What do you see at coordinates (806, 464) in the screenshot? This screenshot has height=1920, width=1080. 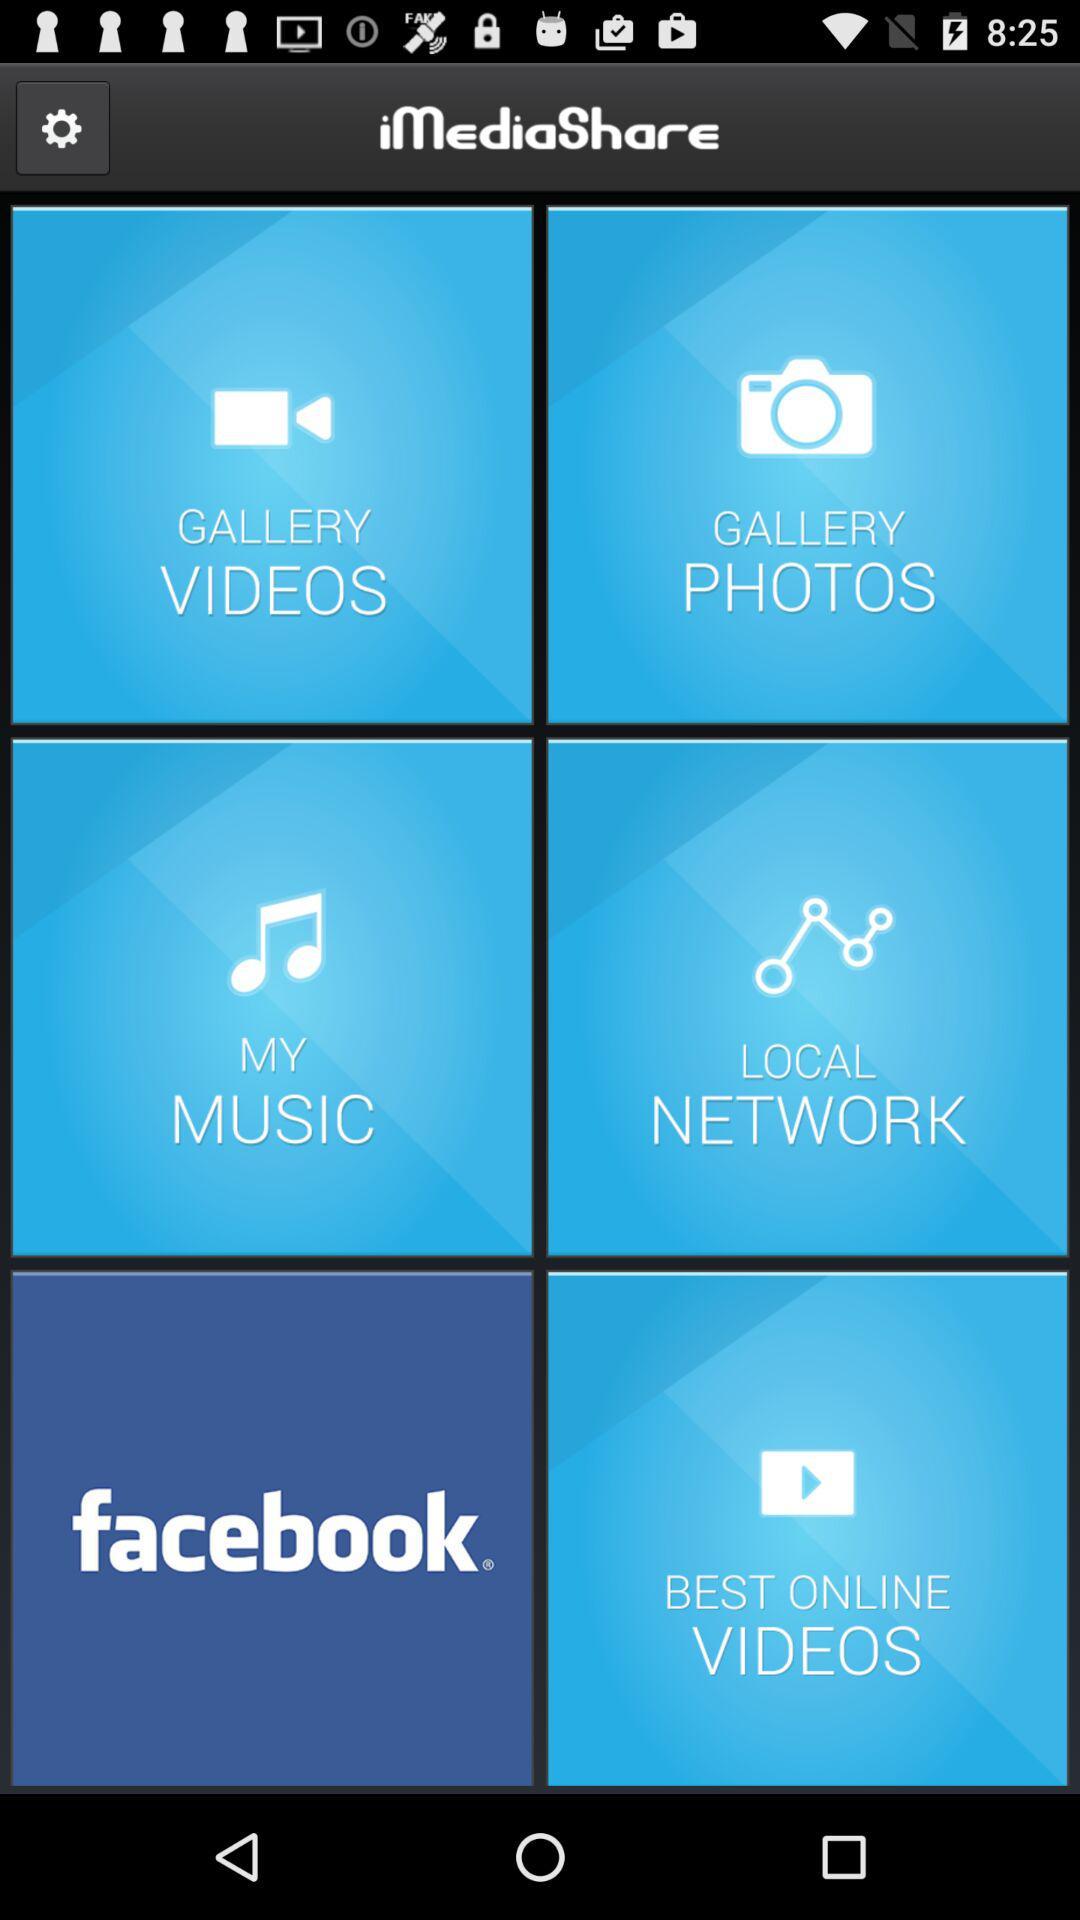 I see `photo gallery` at bounding box center [806, 464].